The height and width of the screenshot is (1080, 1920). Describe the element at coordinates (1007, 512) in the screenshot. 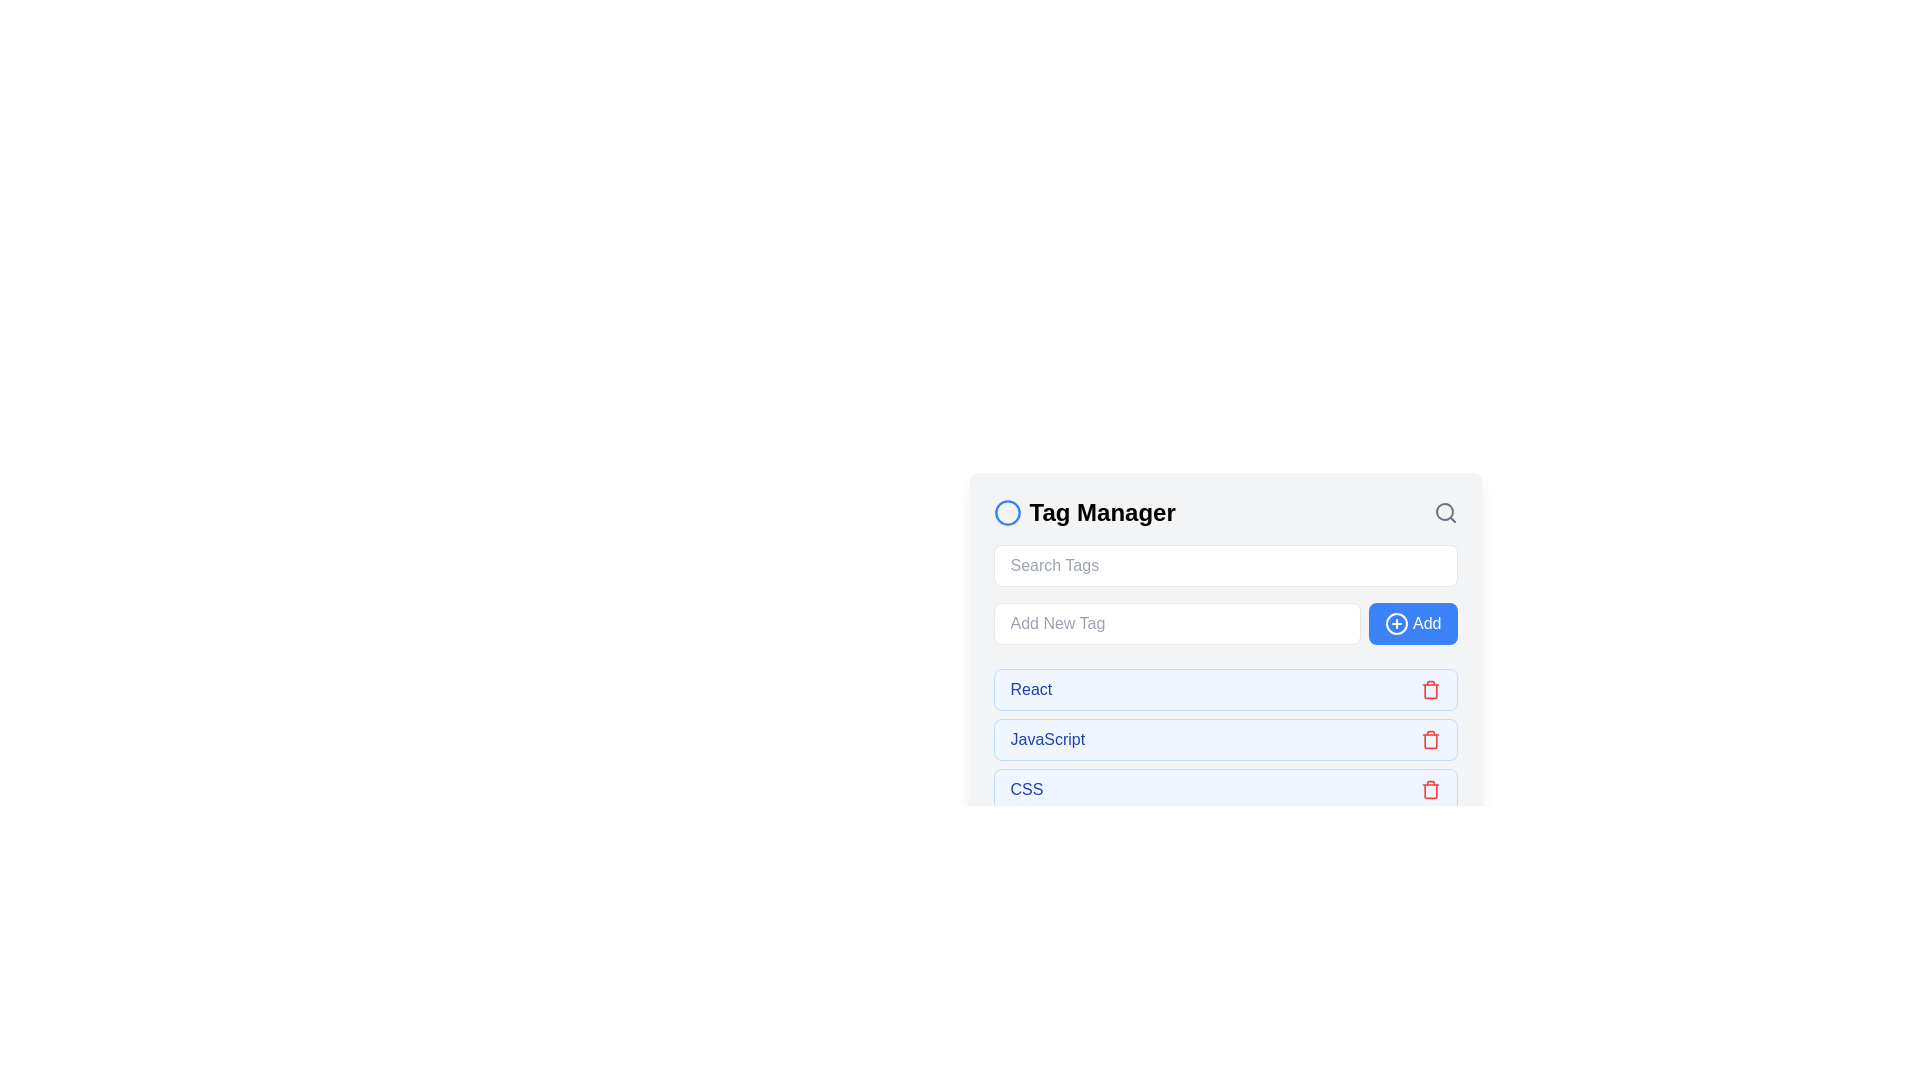

I see `the circular icon with a blue outline located to the left of the 'Tag Manager' text in the header section, if it is interactive` at that location.